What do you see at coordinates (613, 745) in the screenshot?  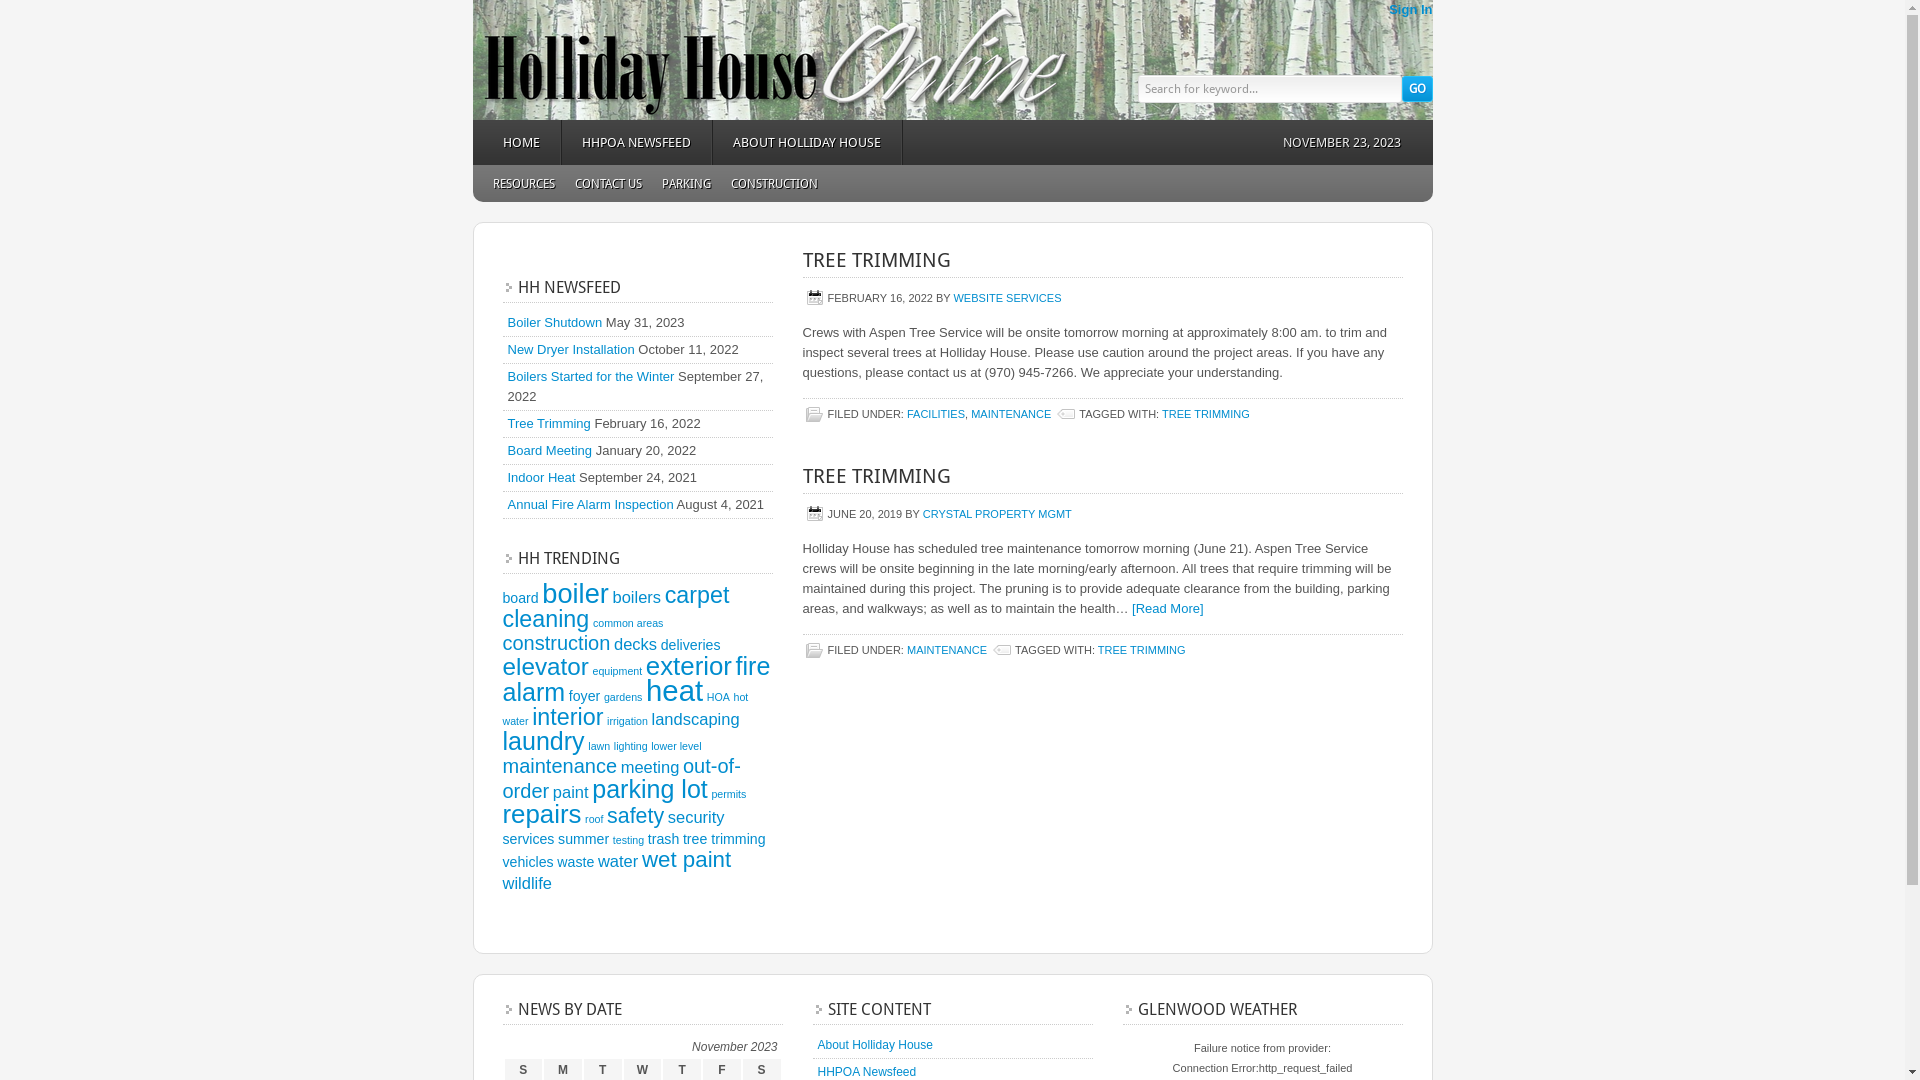 I see `'lighting'` at bounding box center [613, 745].